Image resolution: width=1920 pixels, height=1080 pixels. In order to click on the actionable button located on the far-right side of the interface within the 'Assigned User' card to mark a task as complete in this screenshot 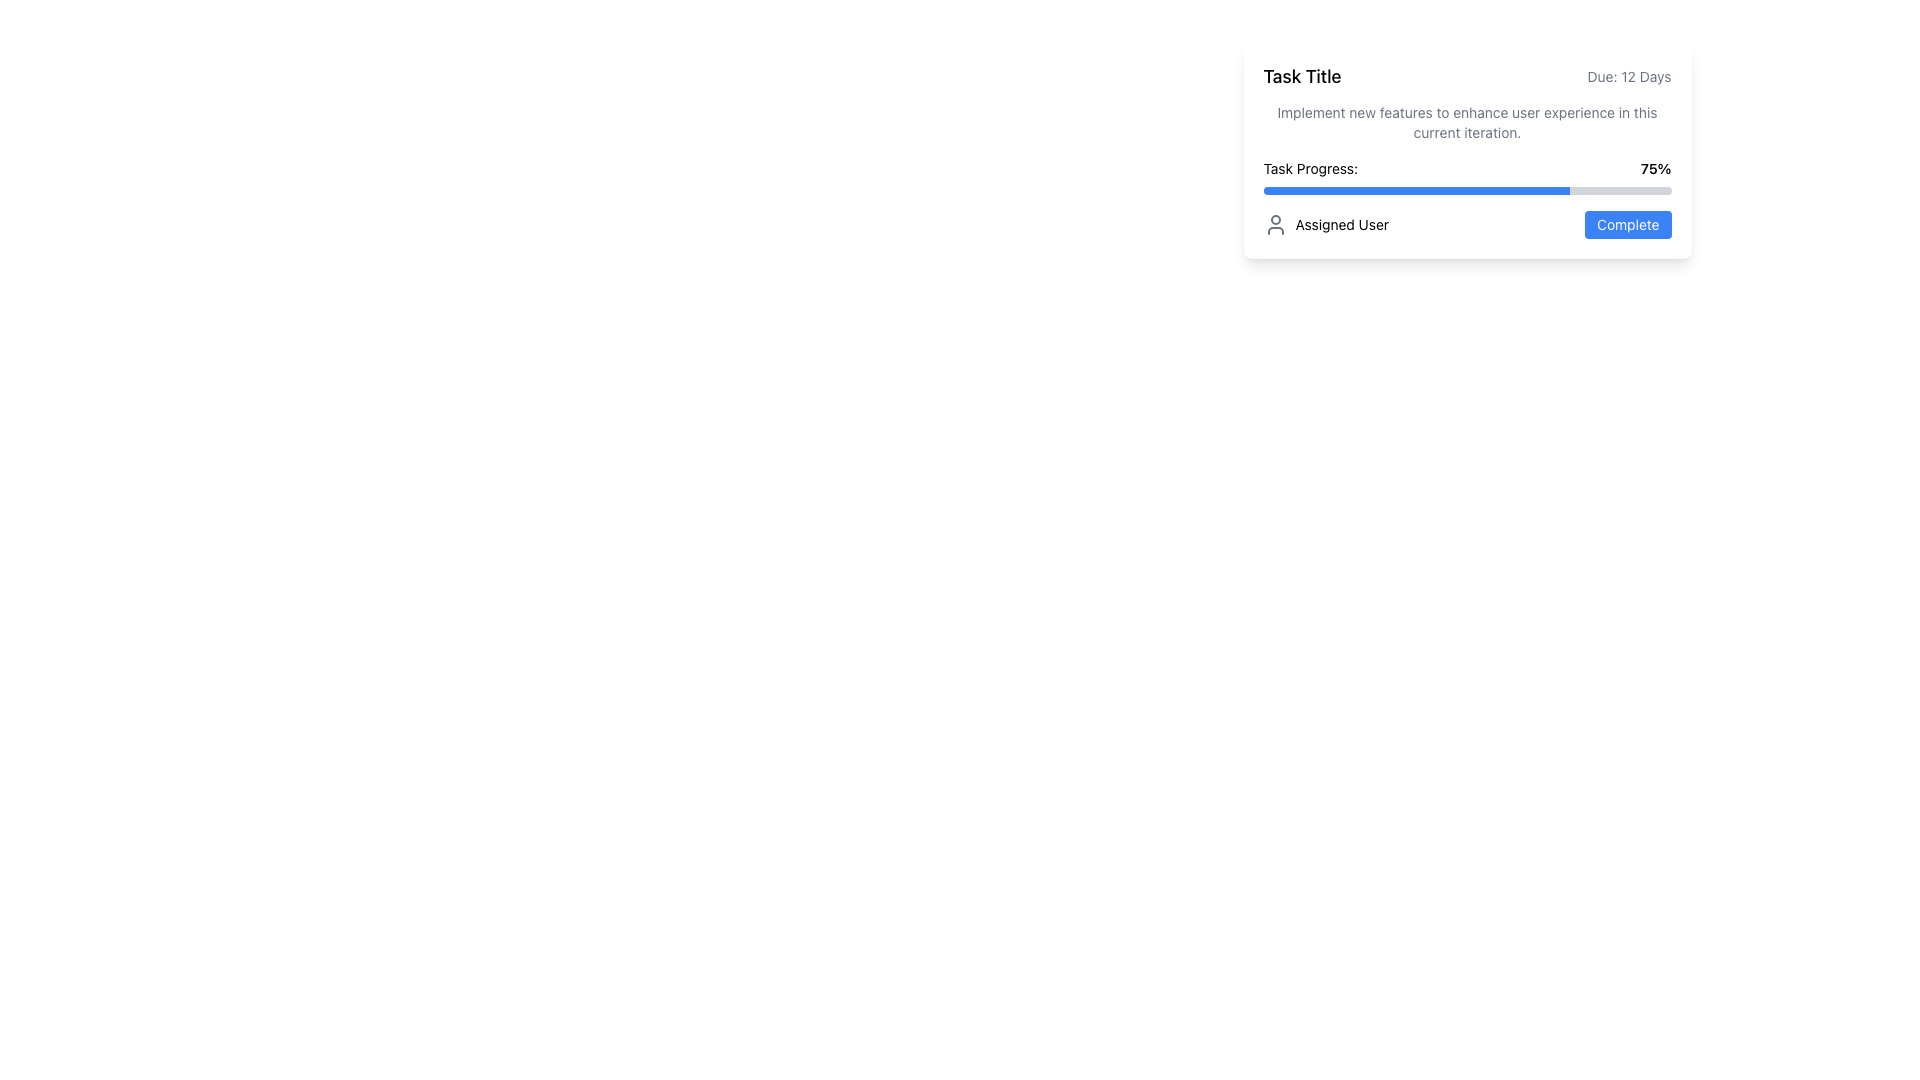, I will do `click(1627, 224)`.